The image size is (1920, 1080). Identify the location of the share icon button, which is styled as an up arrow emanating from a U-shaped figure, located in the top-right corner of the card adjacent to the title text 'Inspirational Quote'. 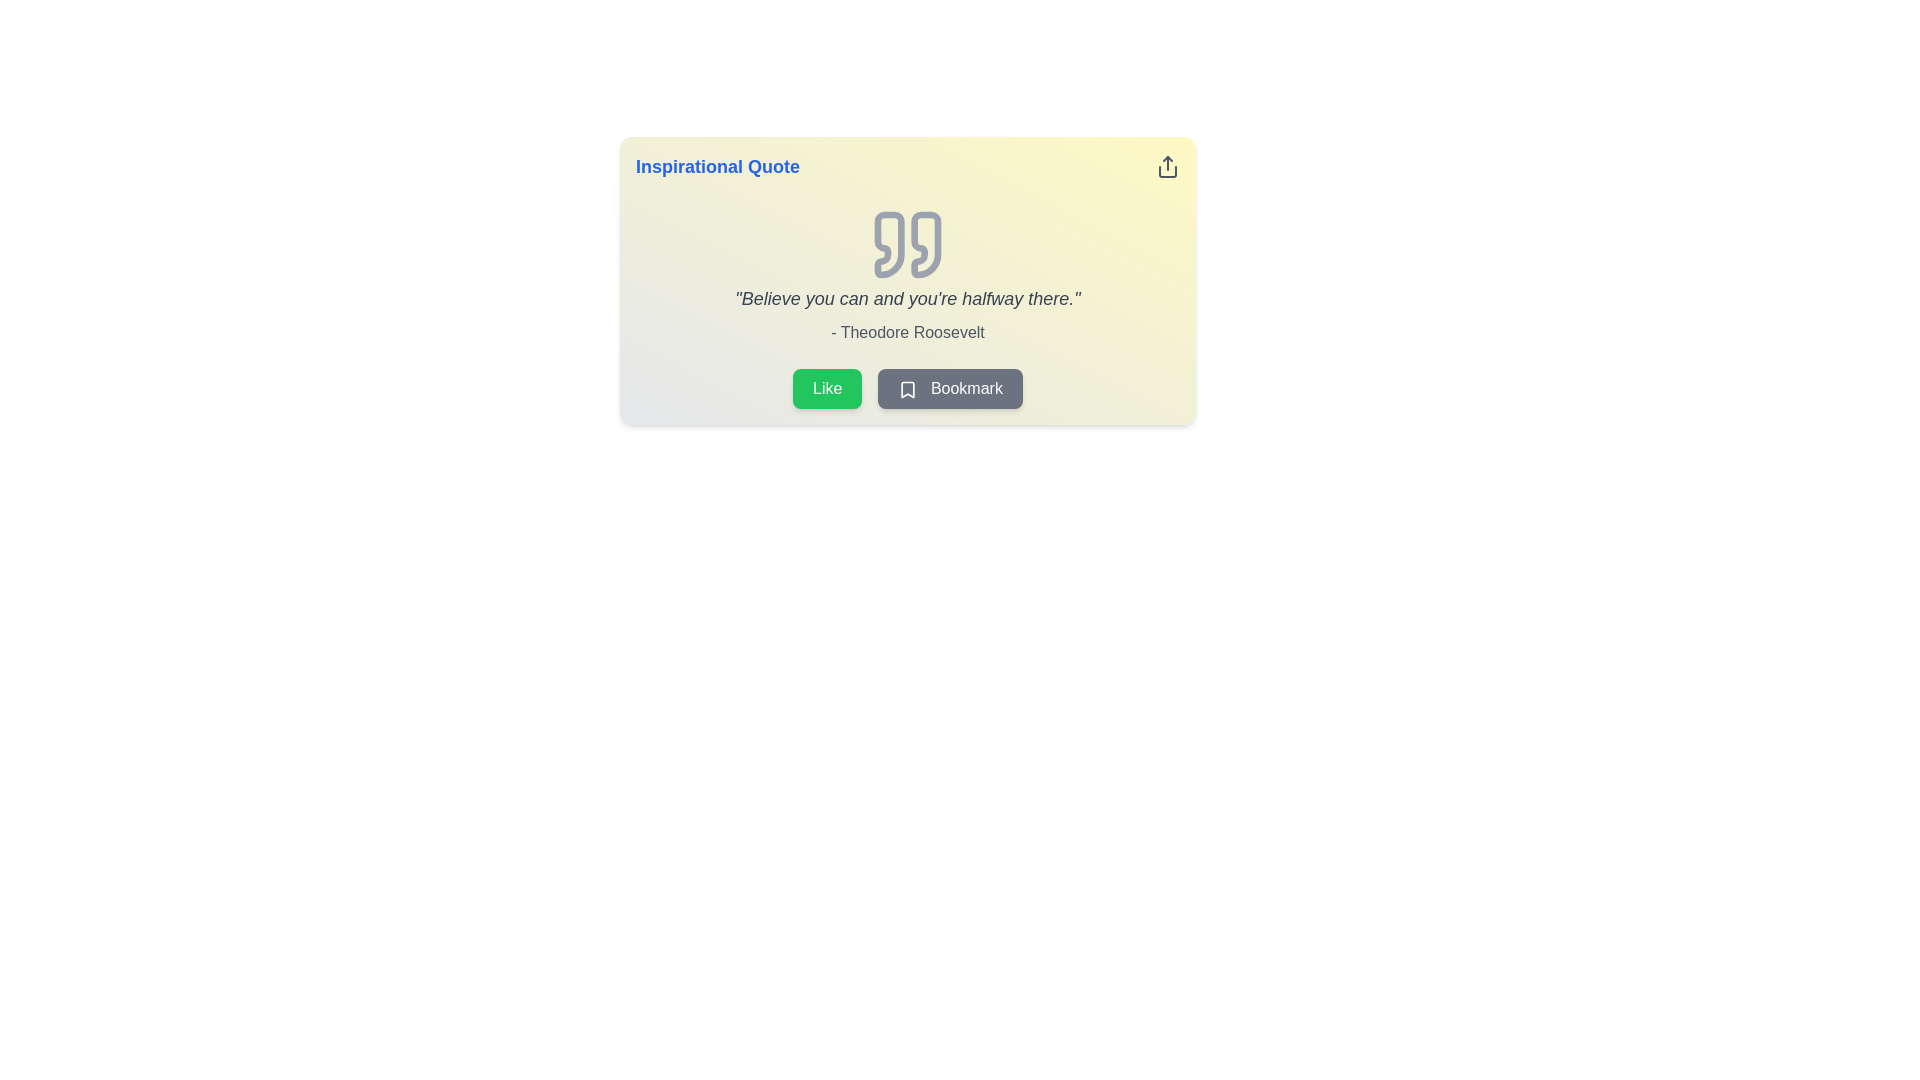
(1167, 165).